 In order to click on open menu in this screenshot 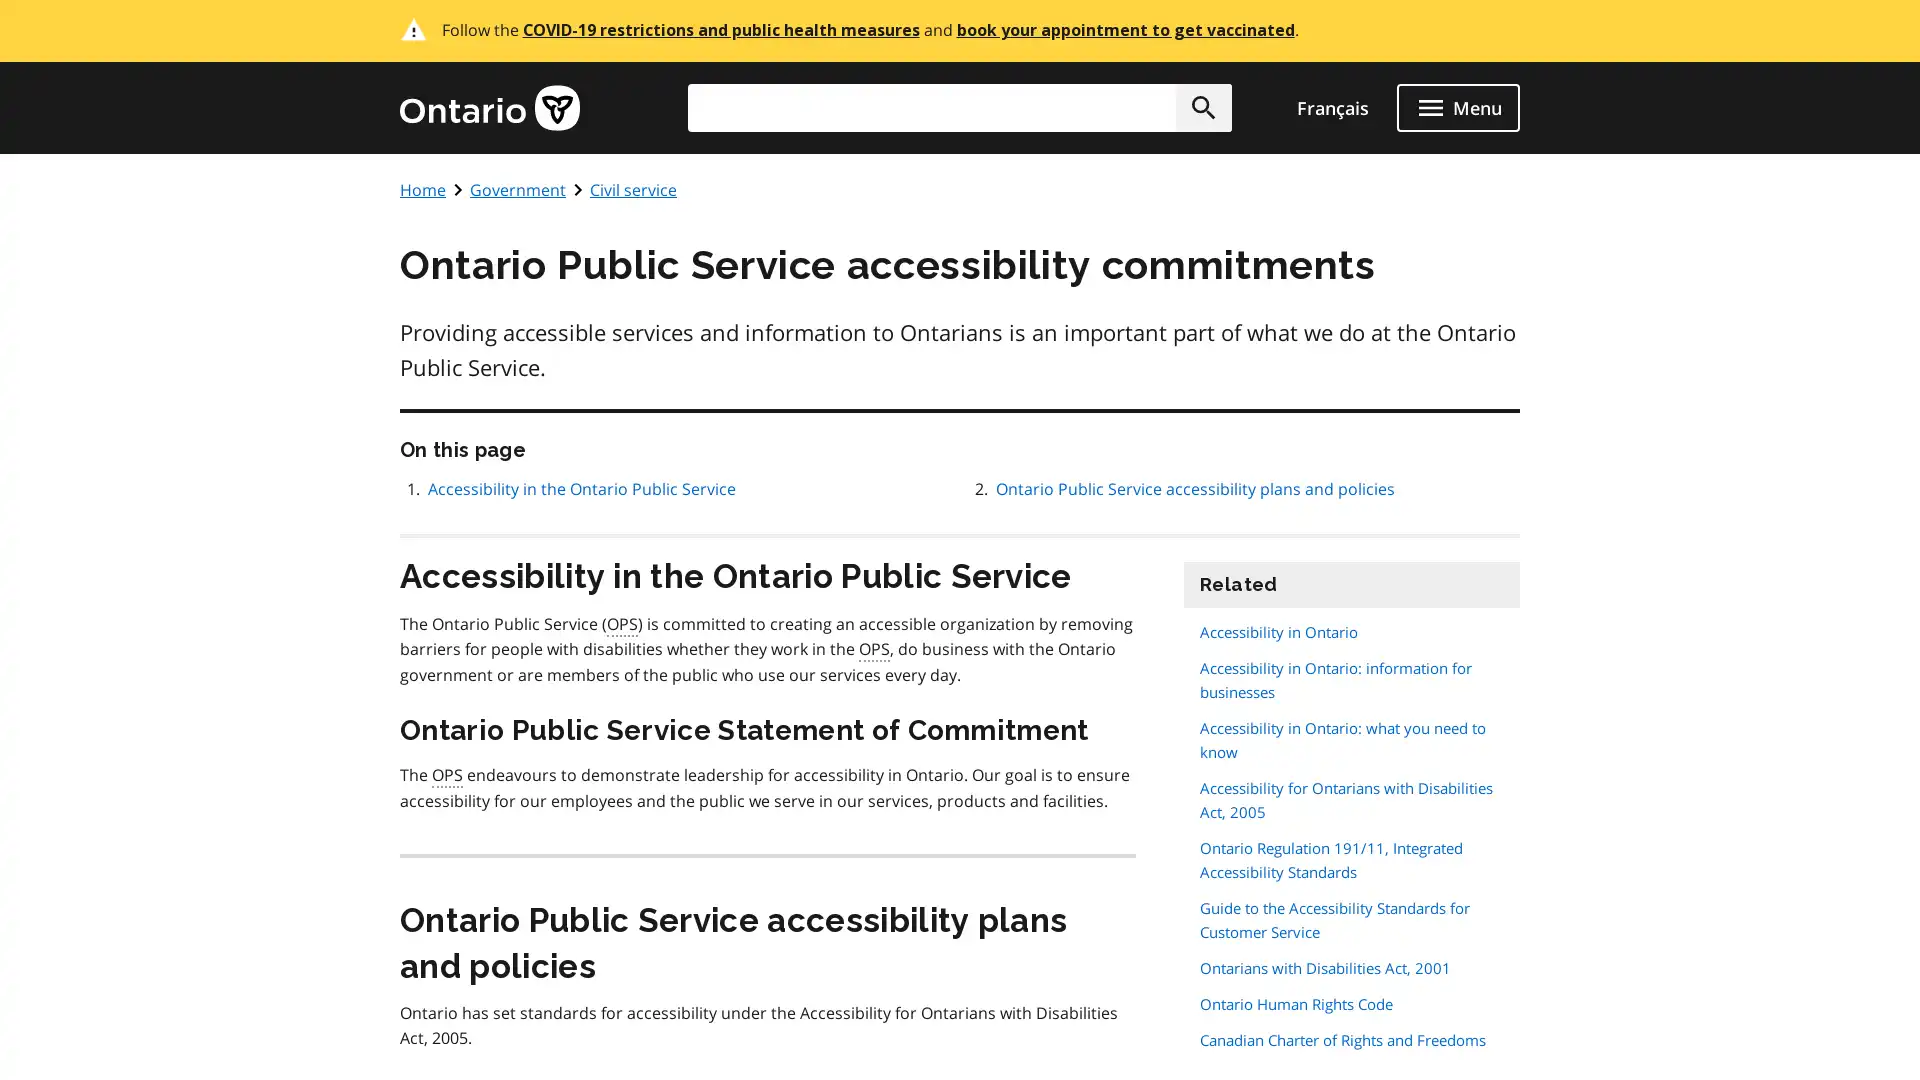, I will do `click(1458, 107)`.